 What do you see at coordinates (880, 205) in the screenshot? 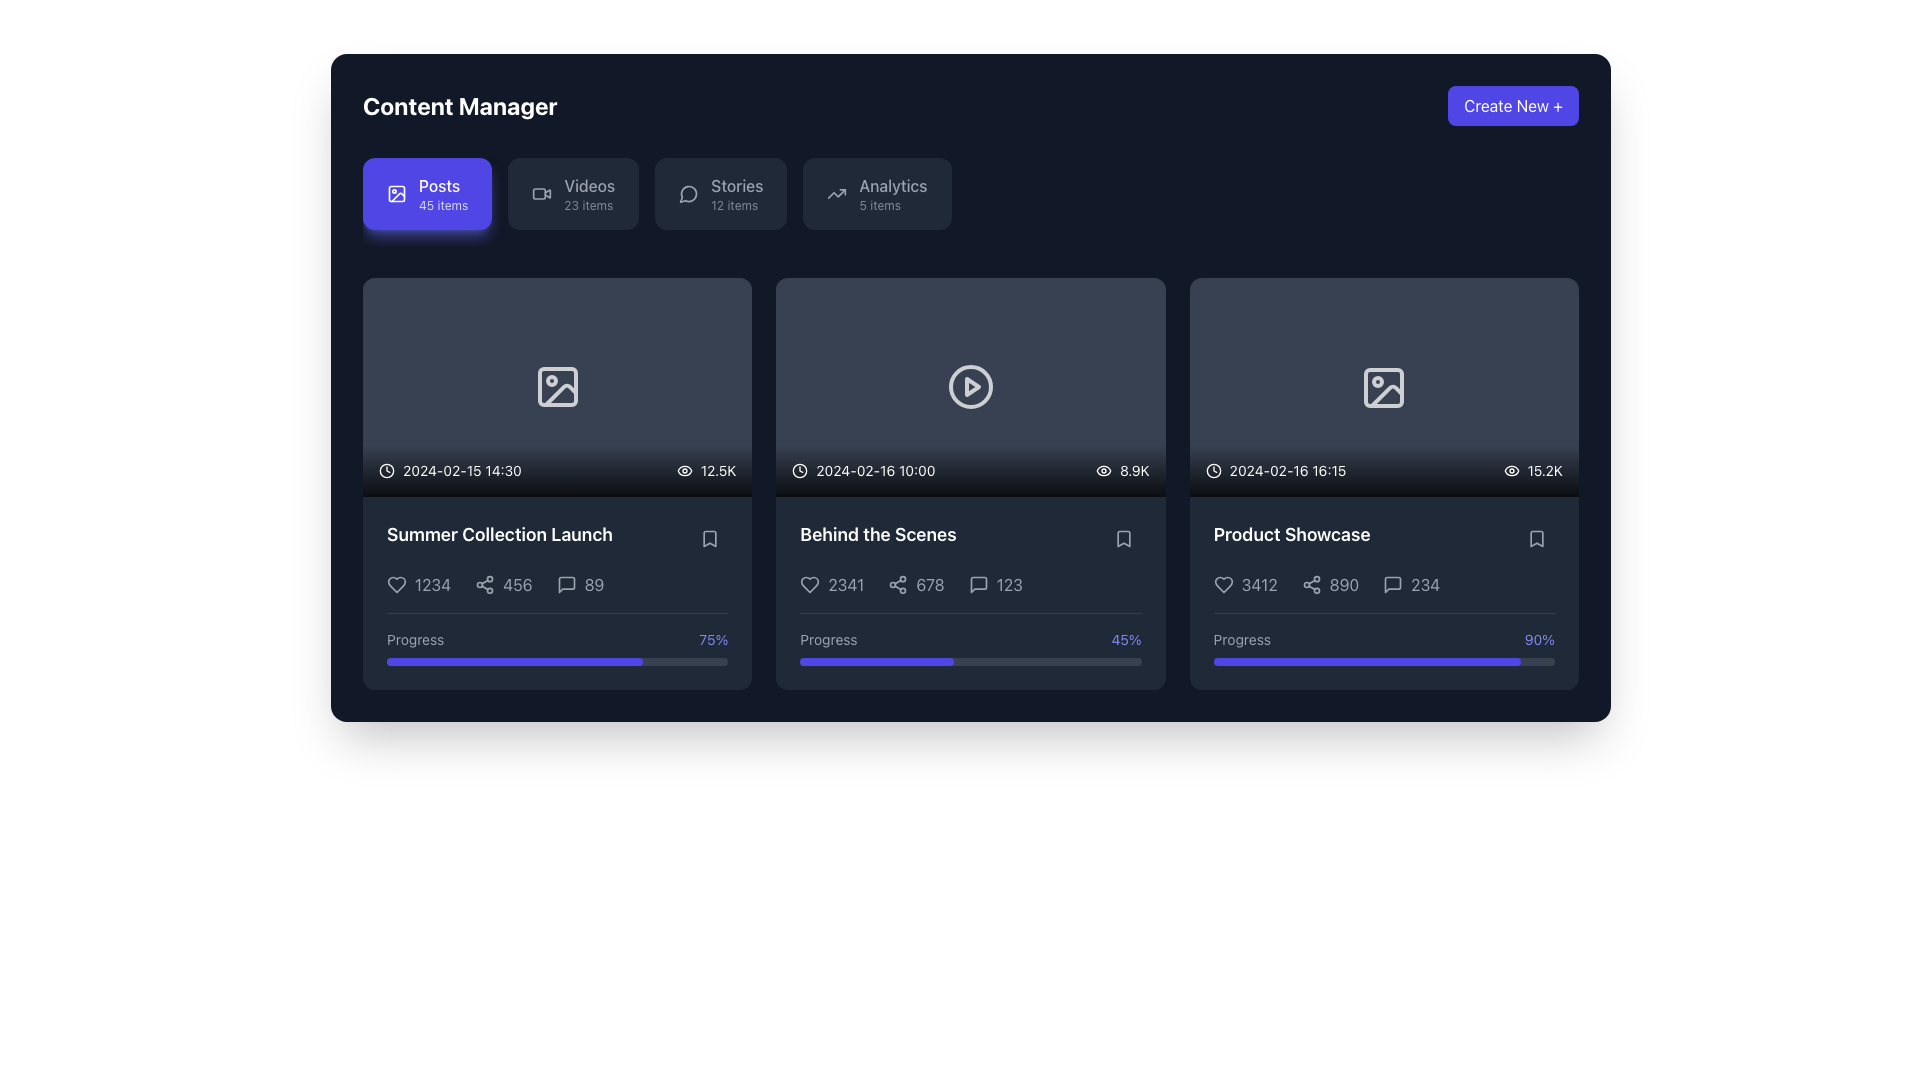
I see `the text label that reads '5 items', which is positioned directly below the 'Analytics' label in the upper section of the interface` at bounding box center [880, 205].